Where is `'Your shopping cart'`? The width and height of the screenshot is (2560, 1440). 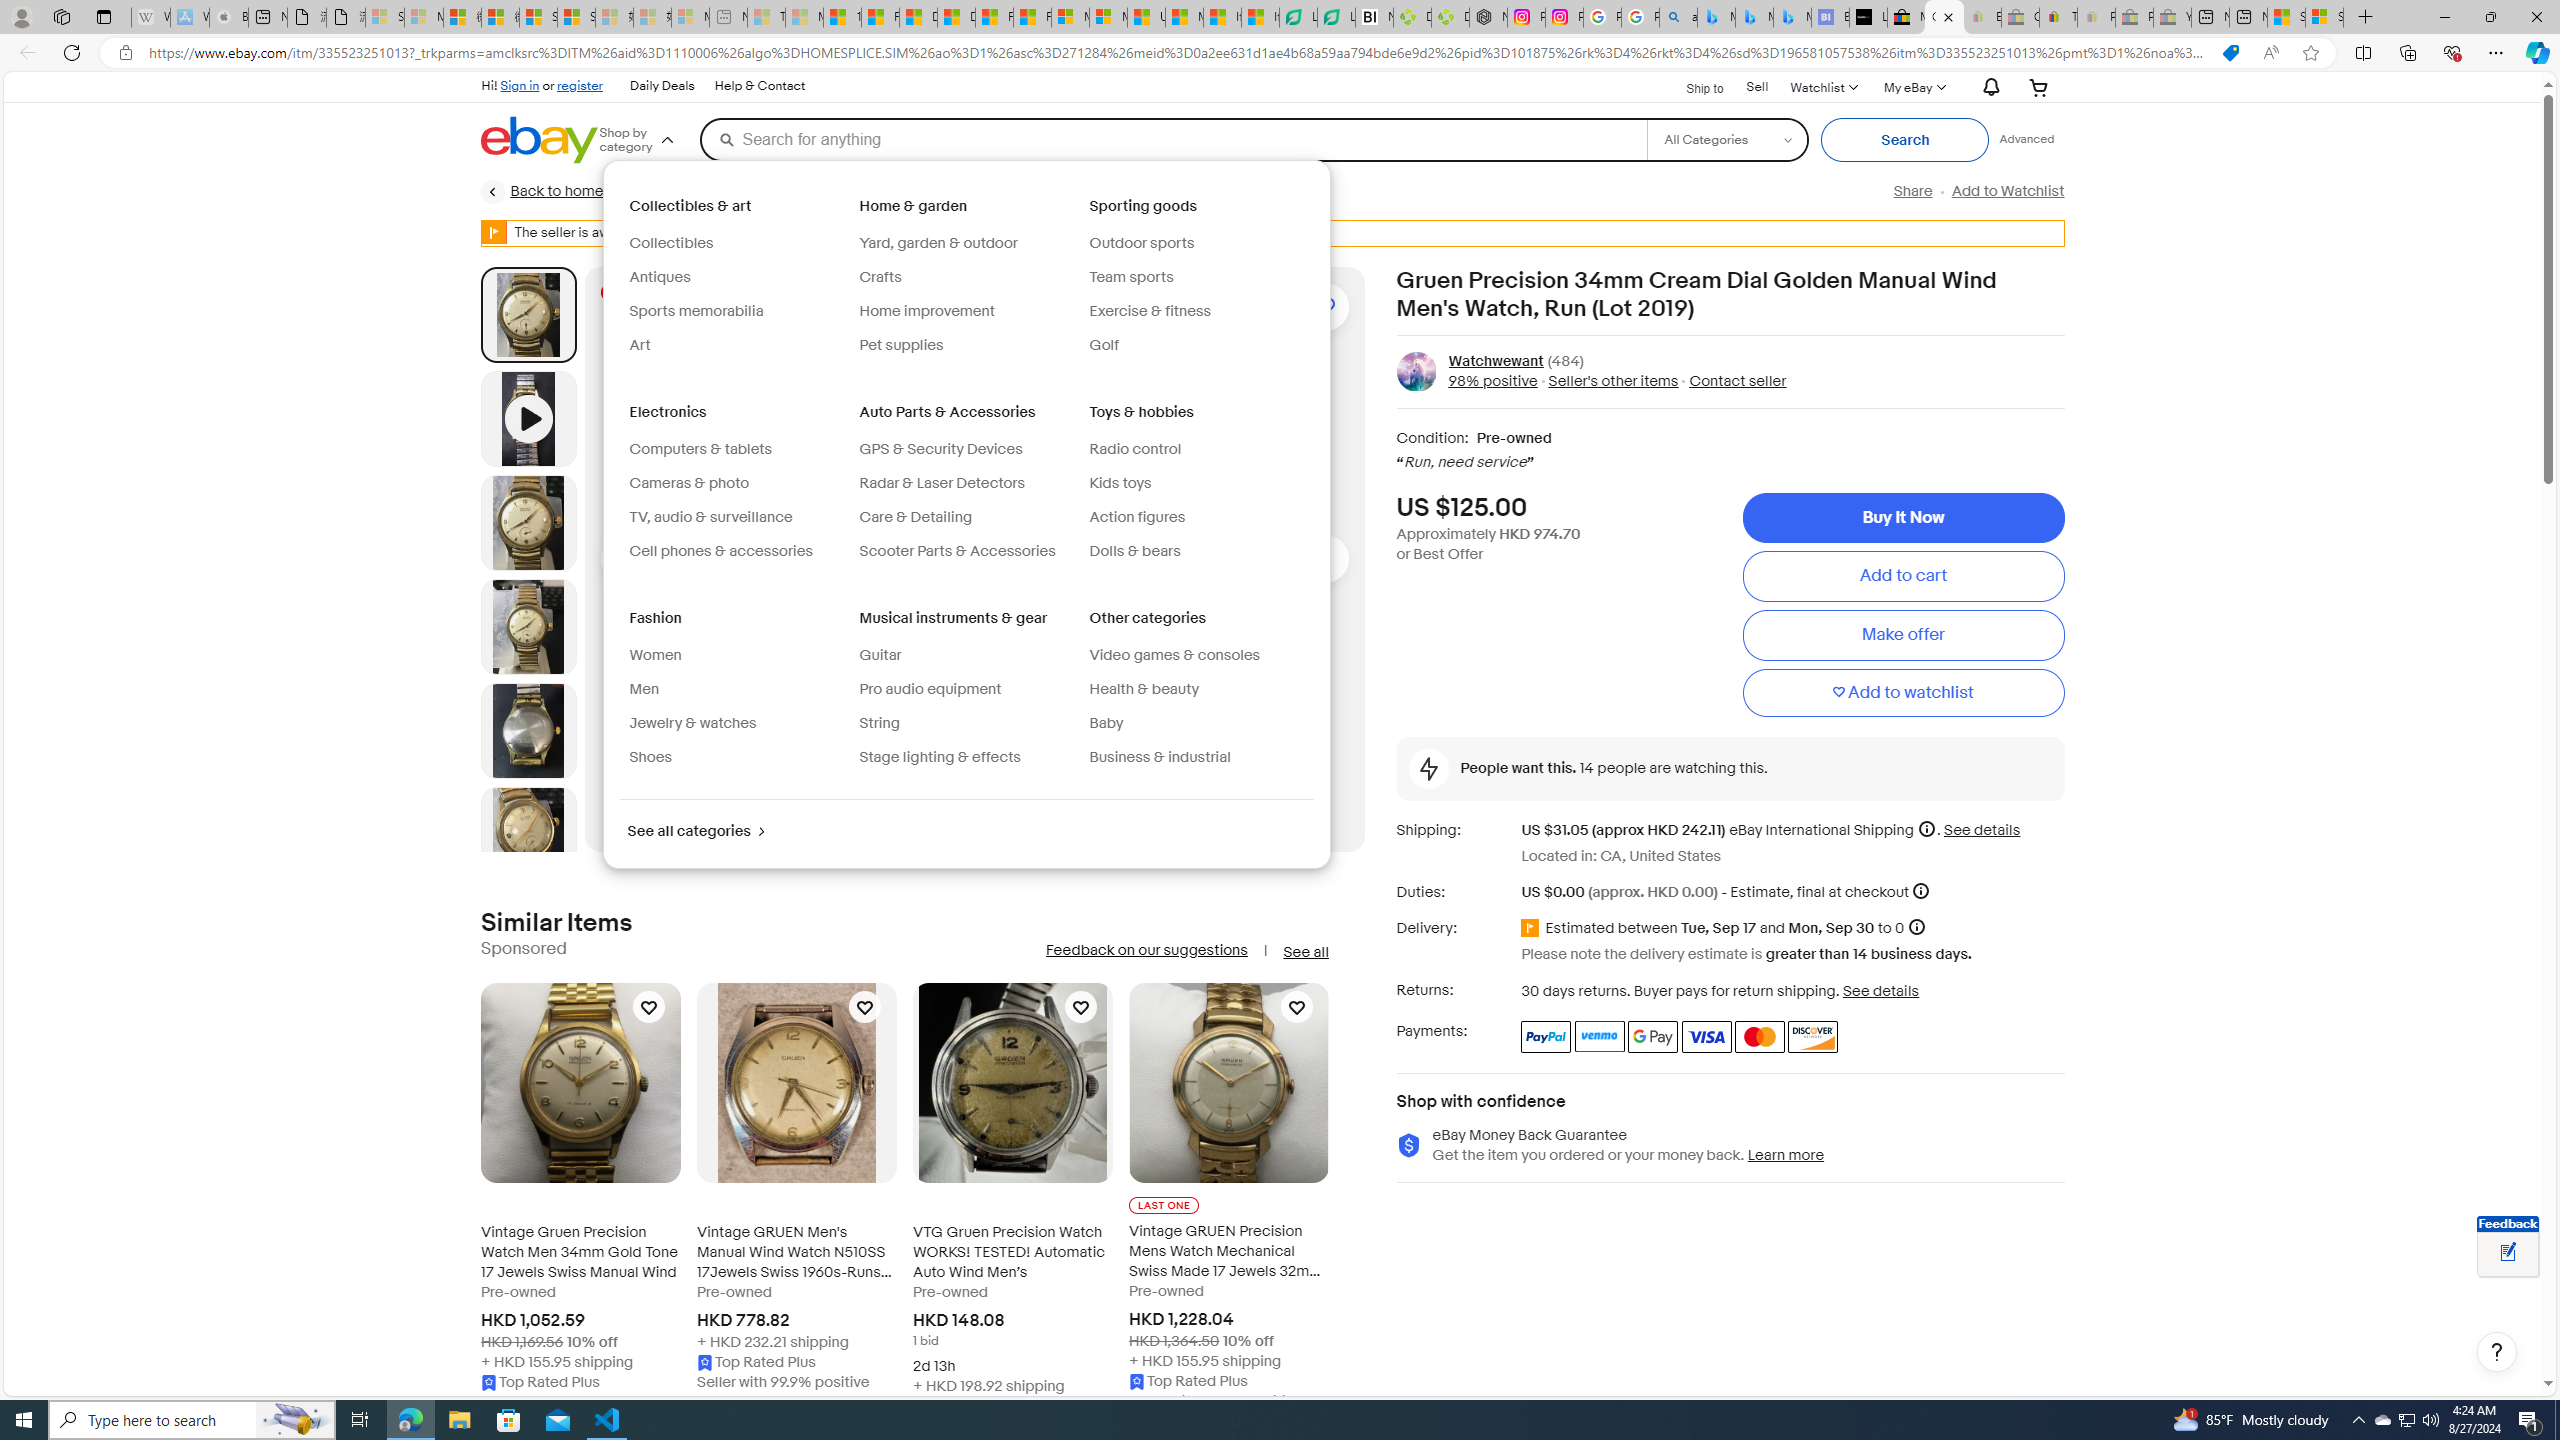
'Your shopping cart' is located at coordinates (2038, 87).